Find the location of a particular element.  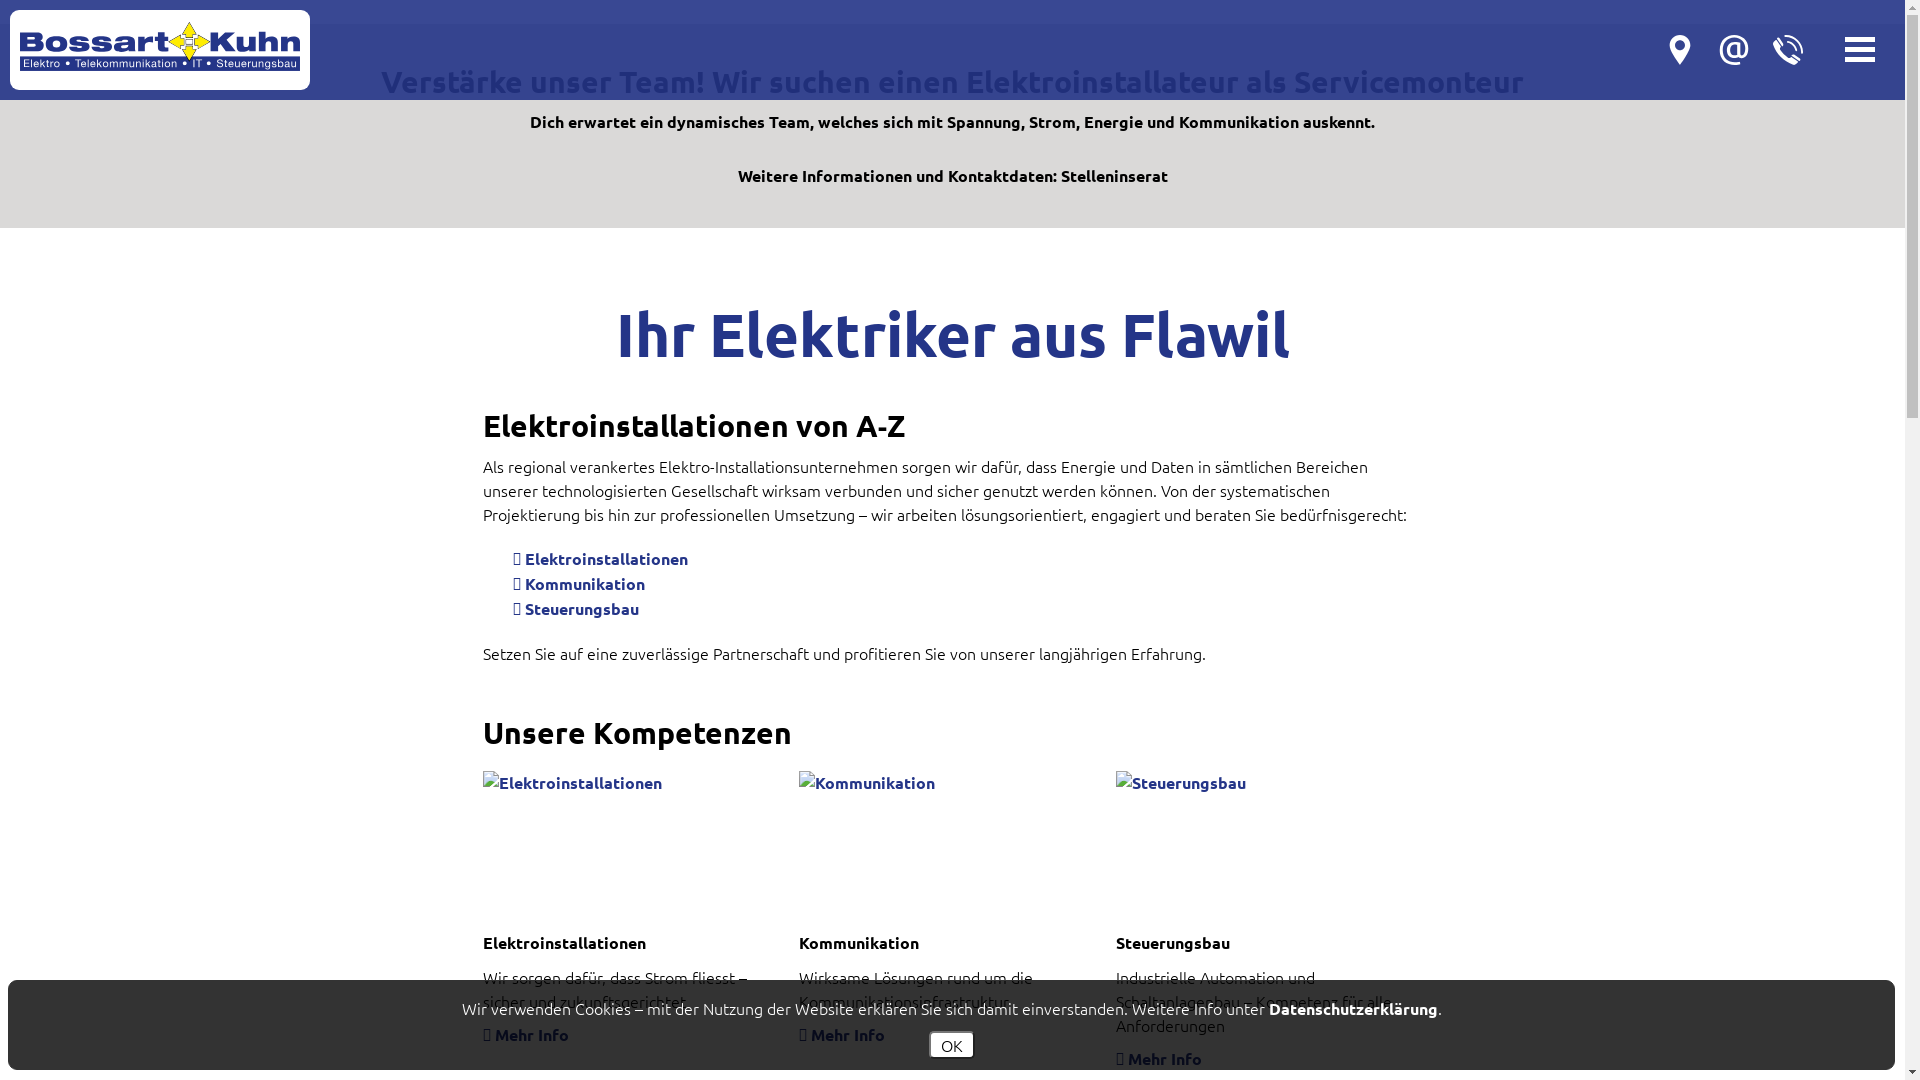

'Stelleninserat' is located at coordinates (1112, 174).